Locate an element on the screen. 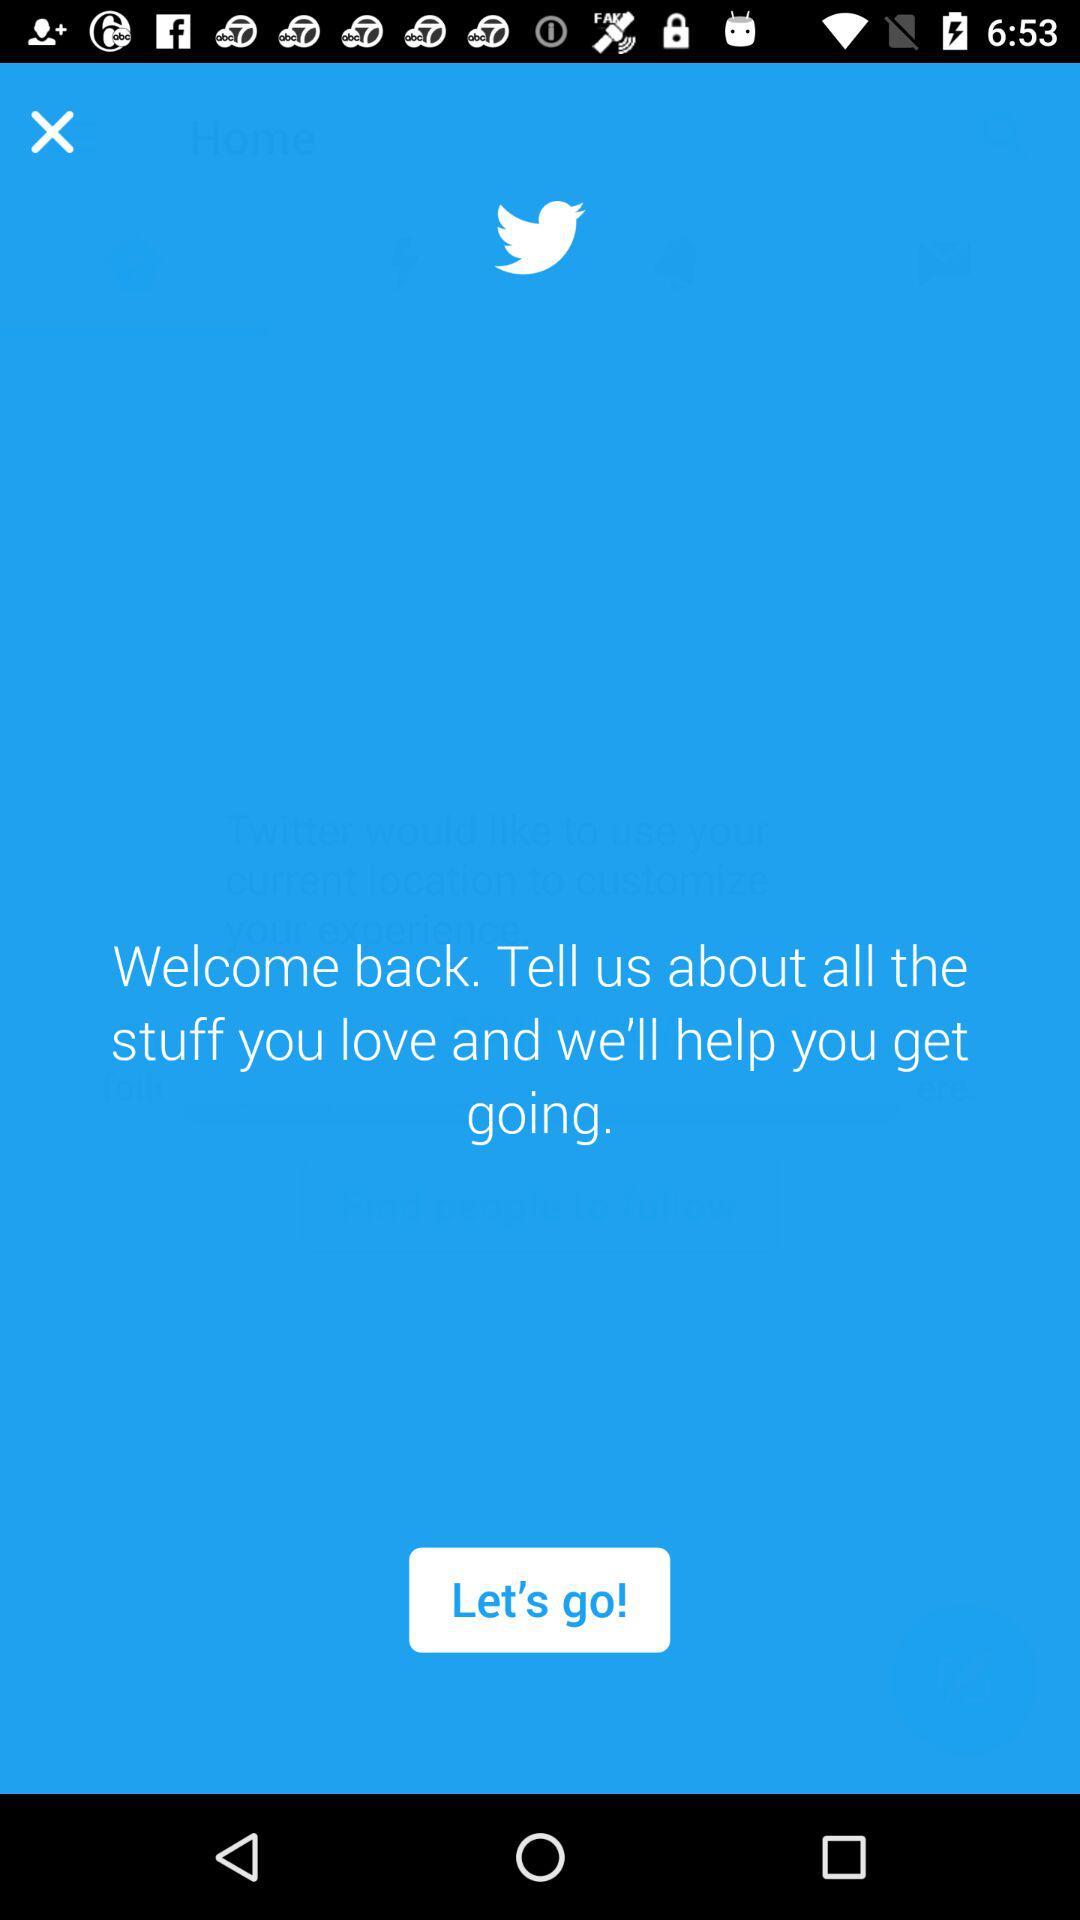 The image size is (1080, 1920). item above the welcome back tell item is located at coordinates (51, 130).